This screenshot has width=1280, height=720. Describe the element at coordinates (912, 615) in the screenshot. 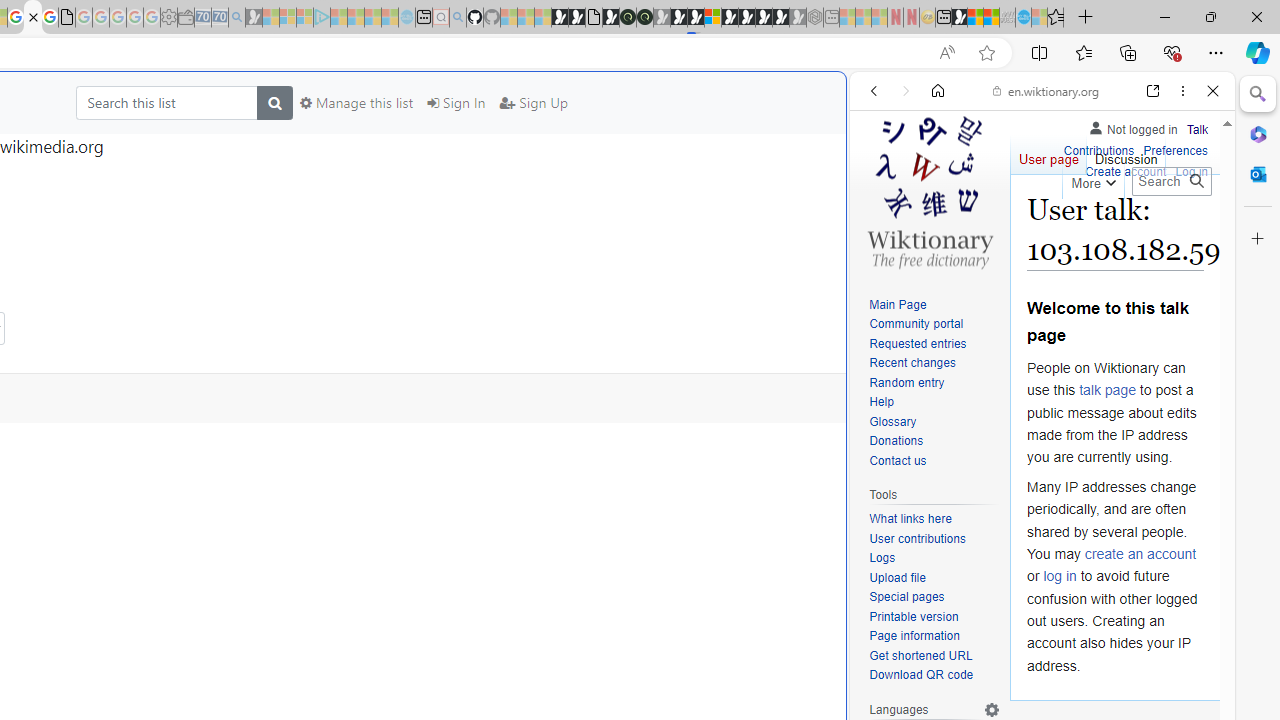

I see `'Printable version'` at that location.